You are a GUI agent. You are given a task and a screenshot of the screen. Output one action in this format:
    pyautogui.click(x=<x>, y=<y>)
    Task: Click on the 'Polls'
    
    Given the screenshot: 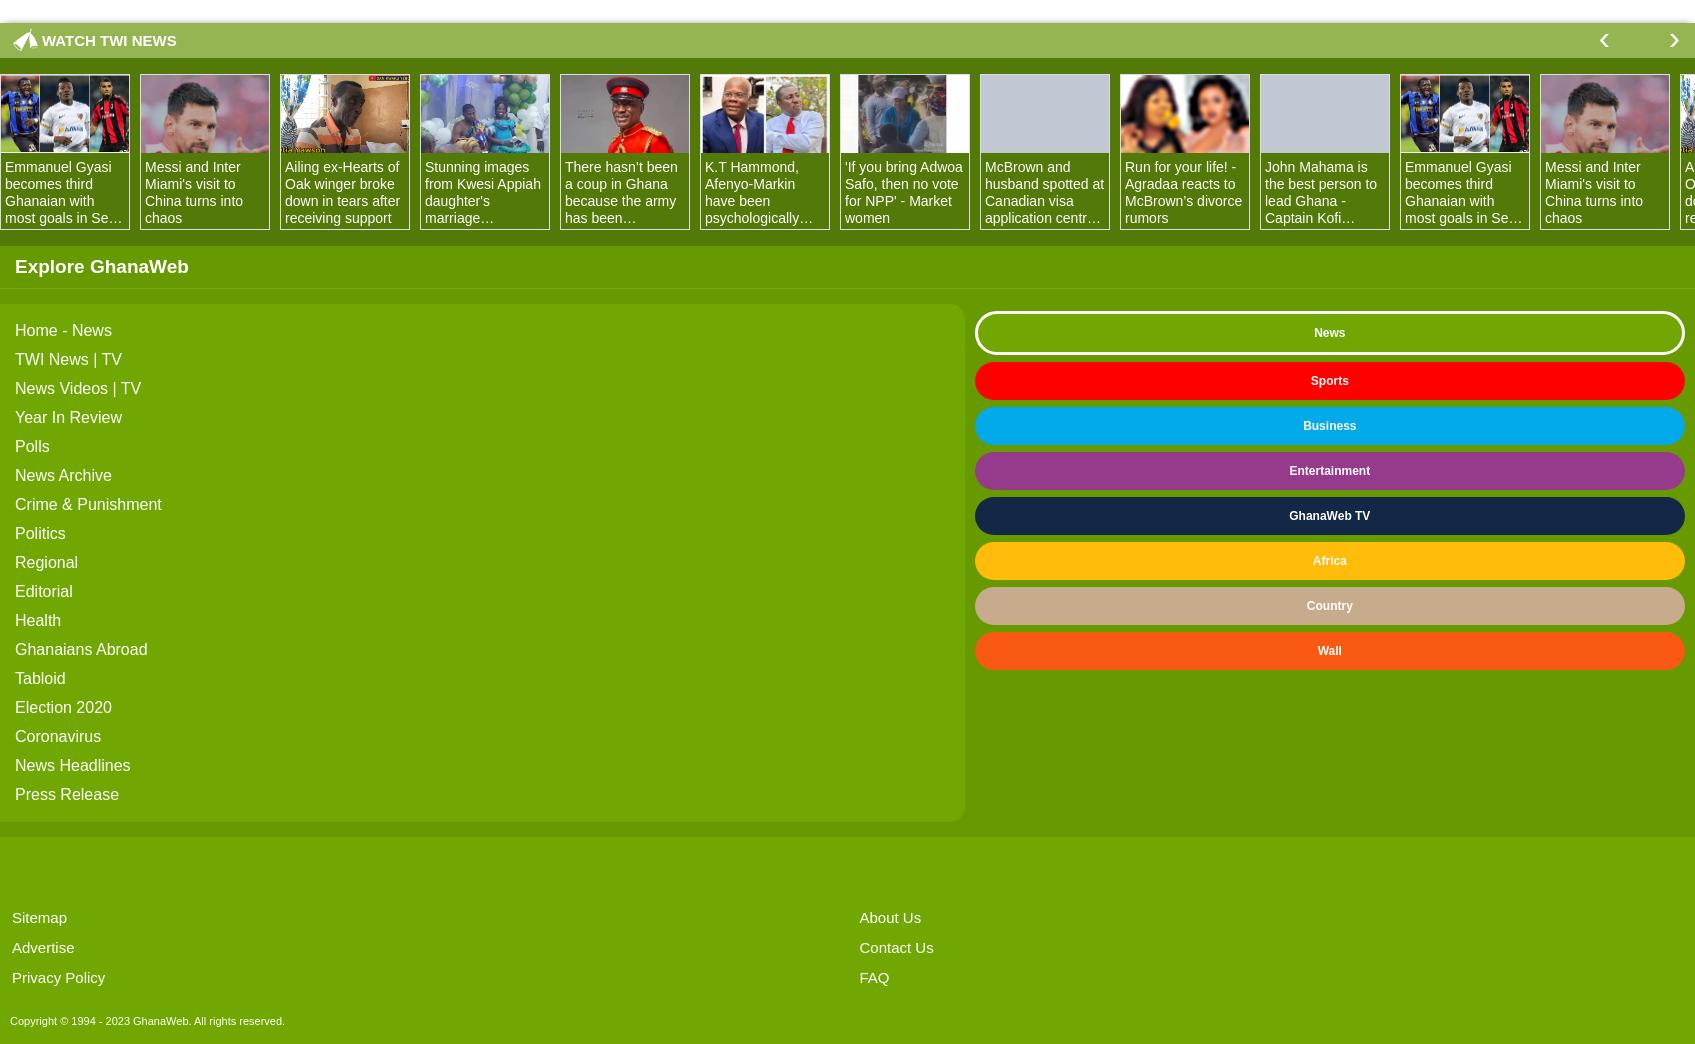 What is the action you would take?
    pyautogui.click(x=32, y=445)
    